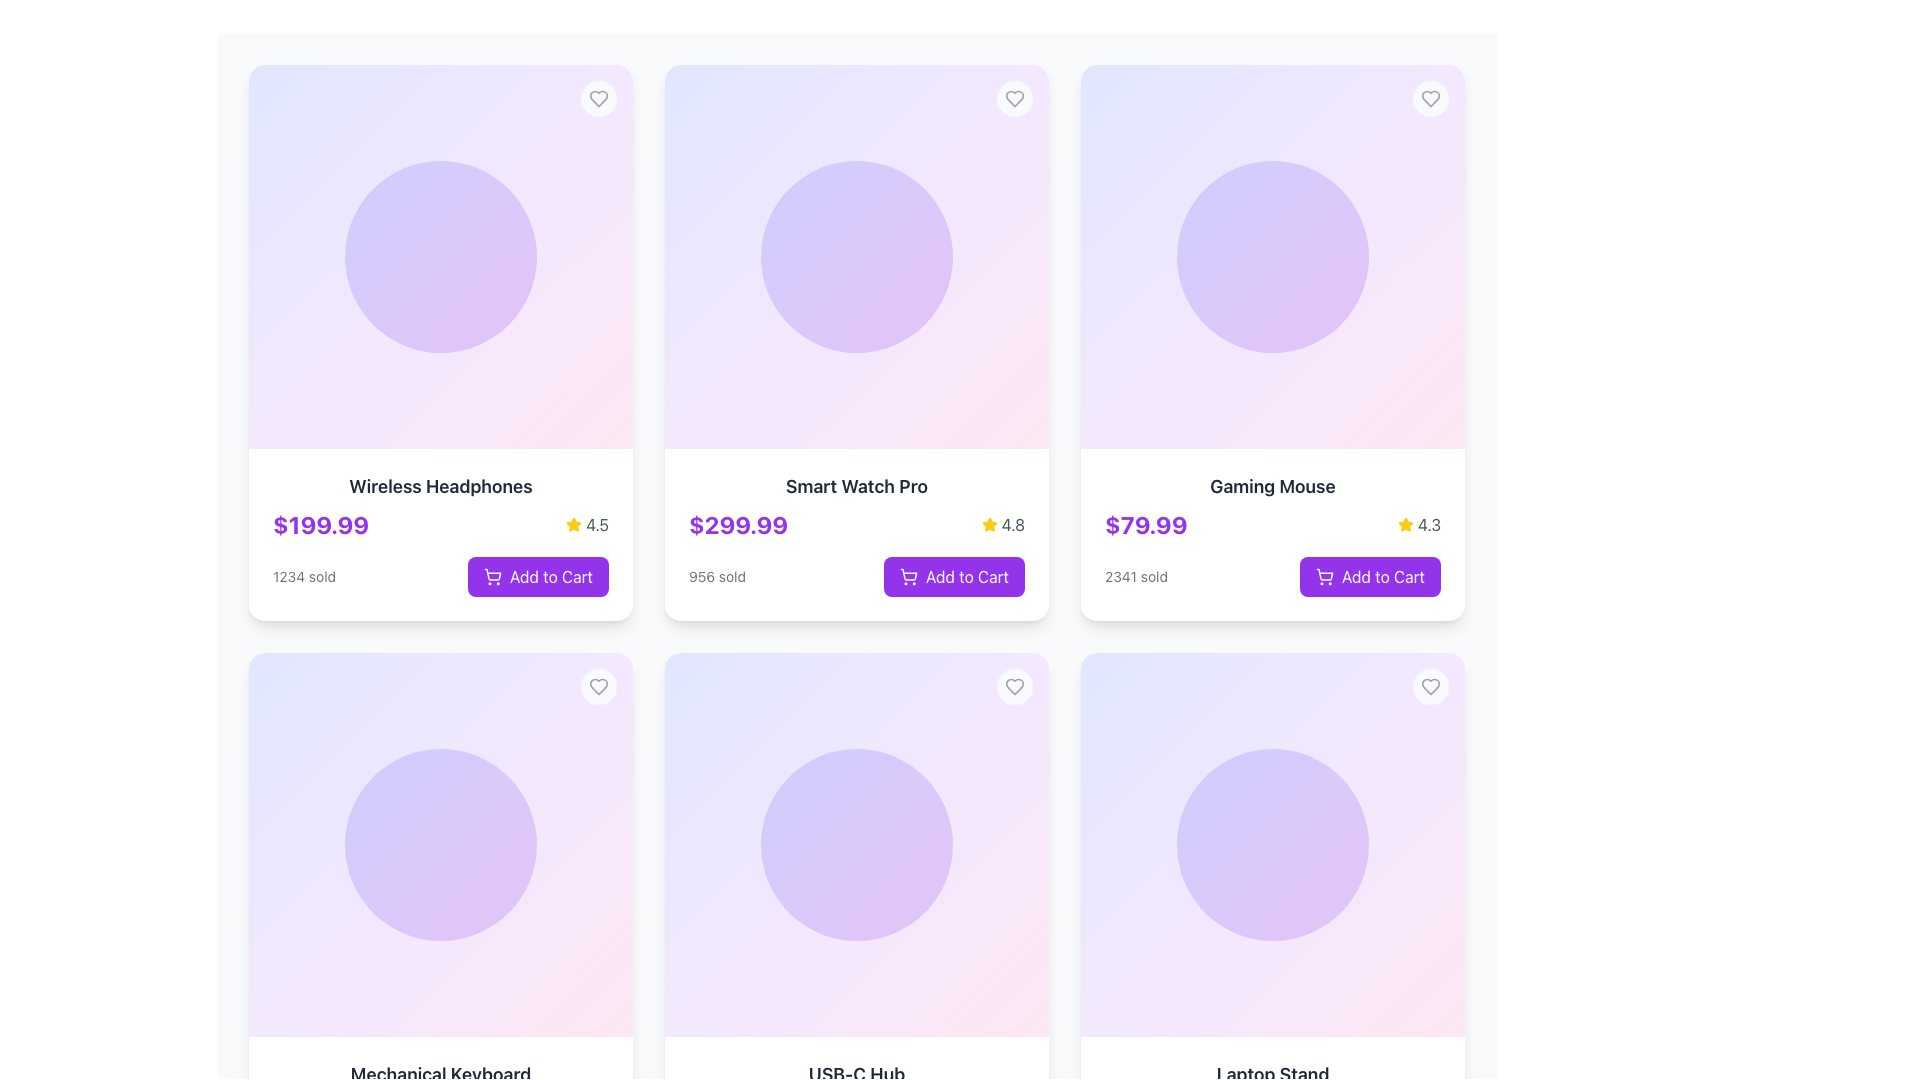 Image resolution: width=1920 pixels, height=1080 pixels. I want to click on the shopping cart icon located on the leftmost part of the 'Add to Cart' button for the 'Gaming Mouse' product, so click(1324, 577).